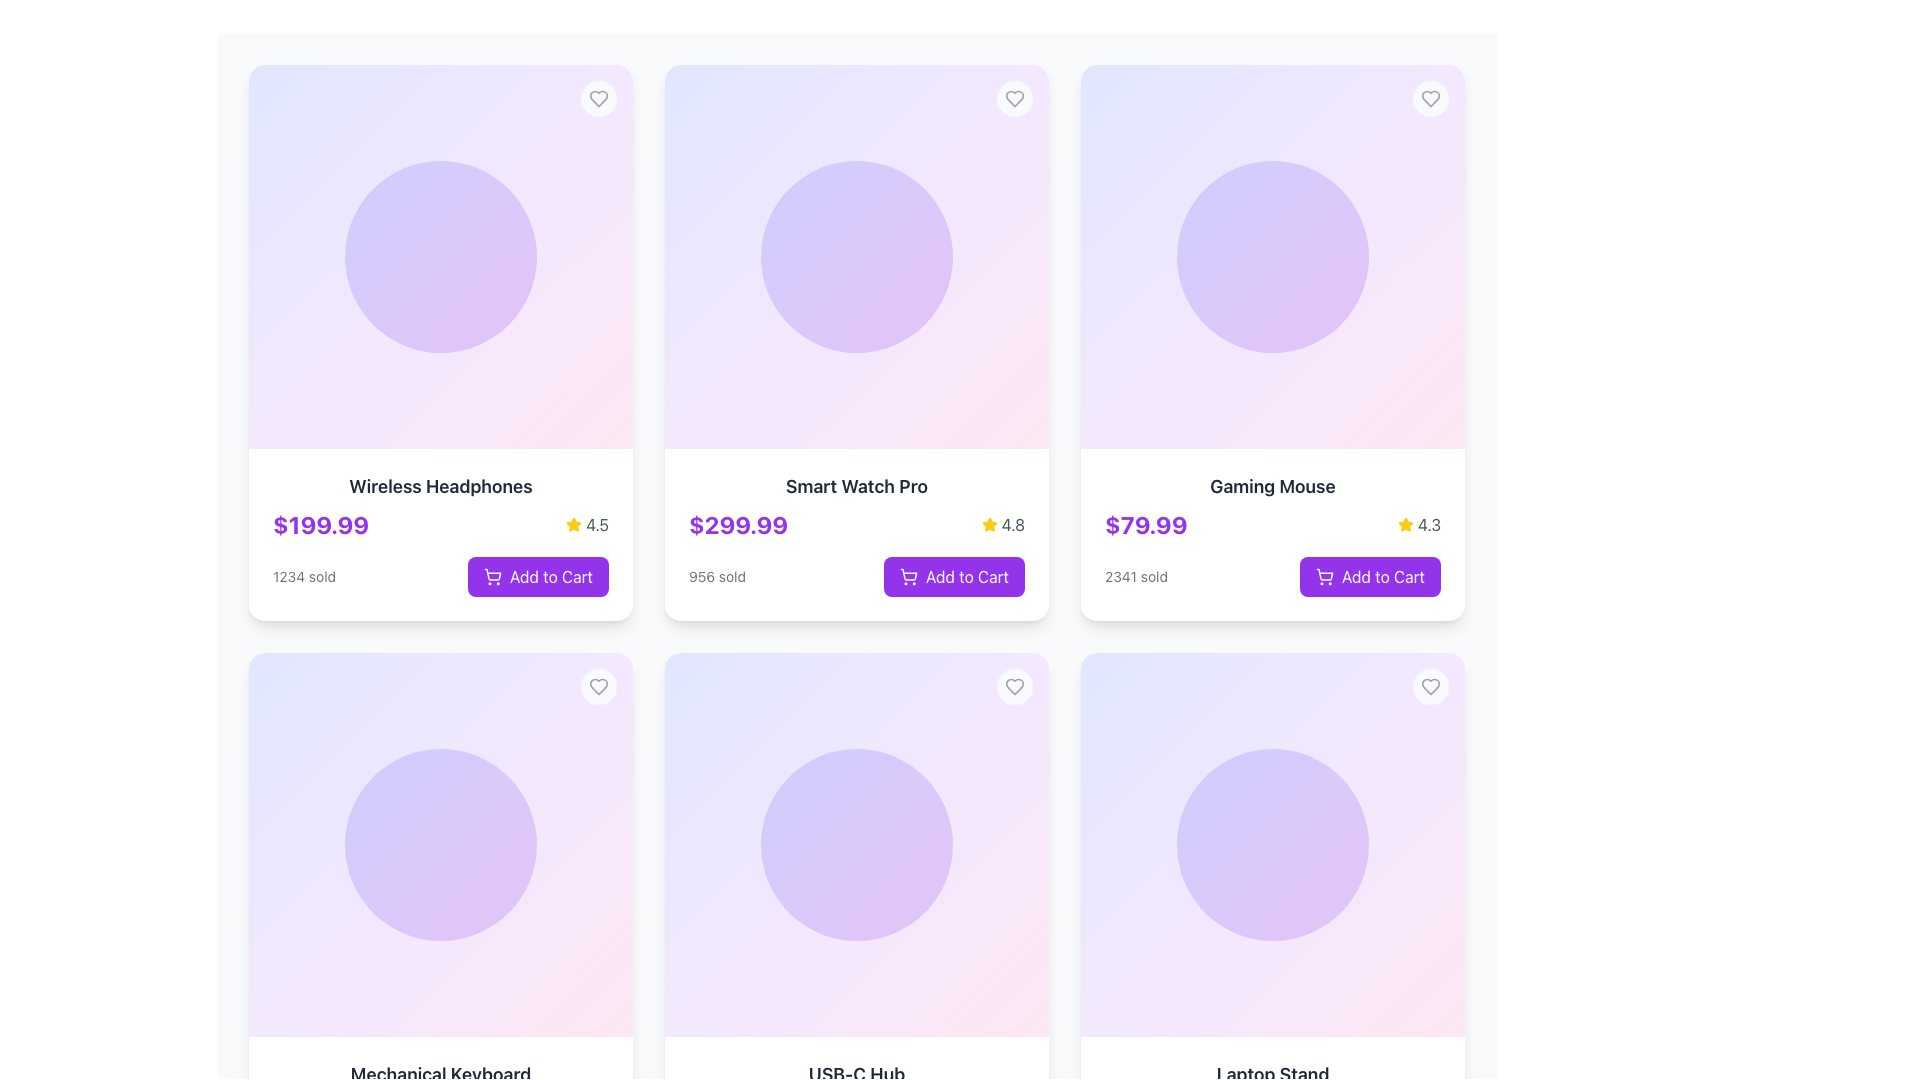 Image resolution: width=1920 pixels, height=1080 pixels. I want to click on the shopping cart icon located on the leftmost part of the 'Add to Cart' button for the 'Gaming Mouse' product, so click(1324, 577).